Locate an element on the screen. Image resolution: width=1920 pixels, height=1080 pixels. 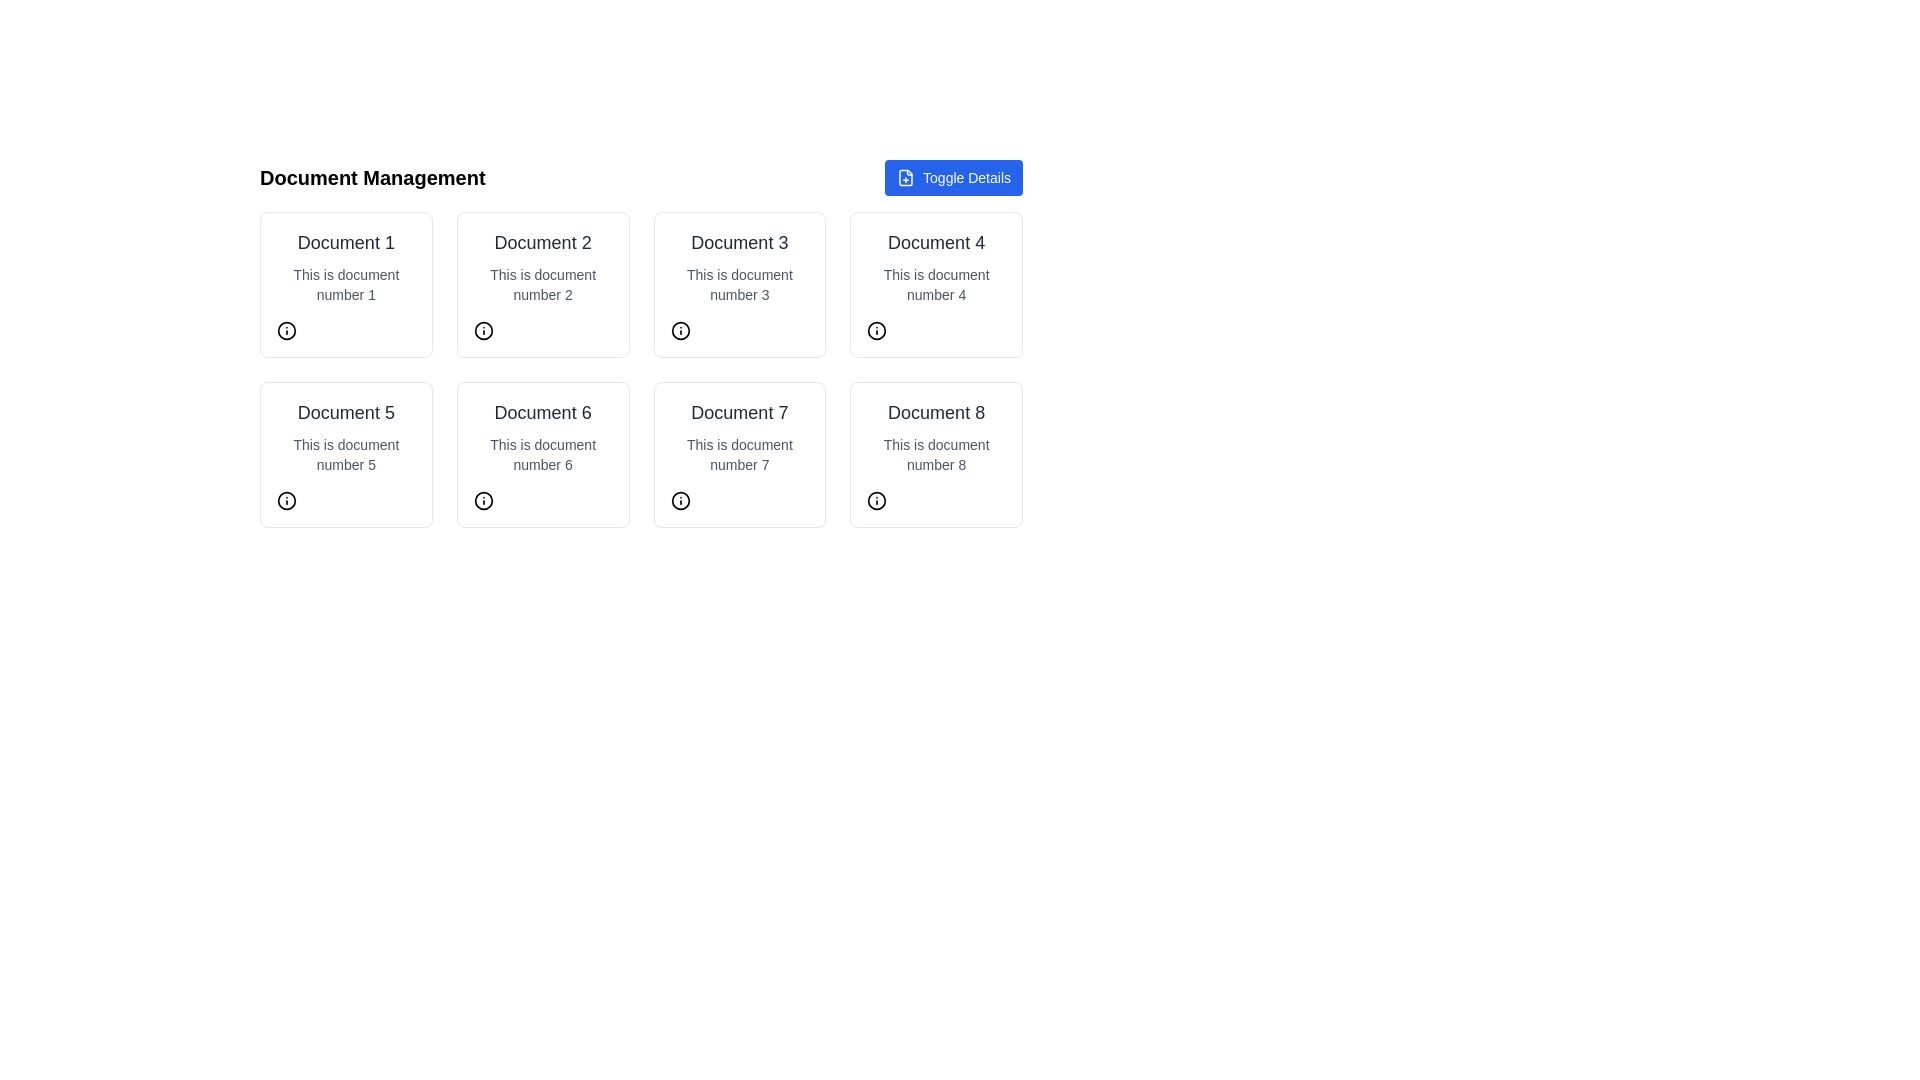
text content displaying 'Document 3' in bold dark gray font, located at the top of the card in the first row of a grid layout is located at coordinates (738, 242).